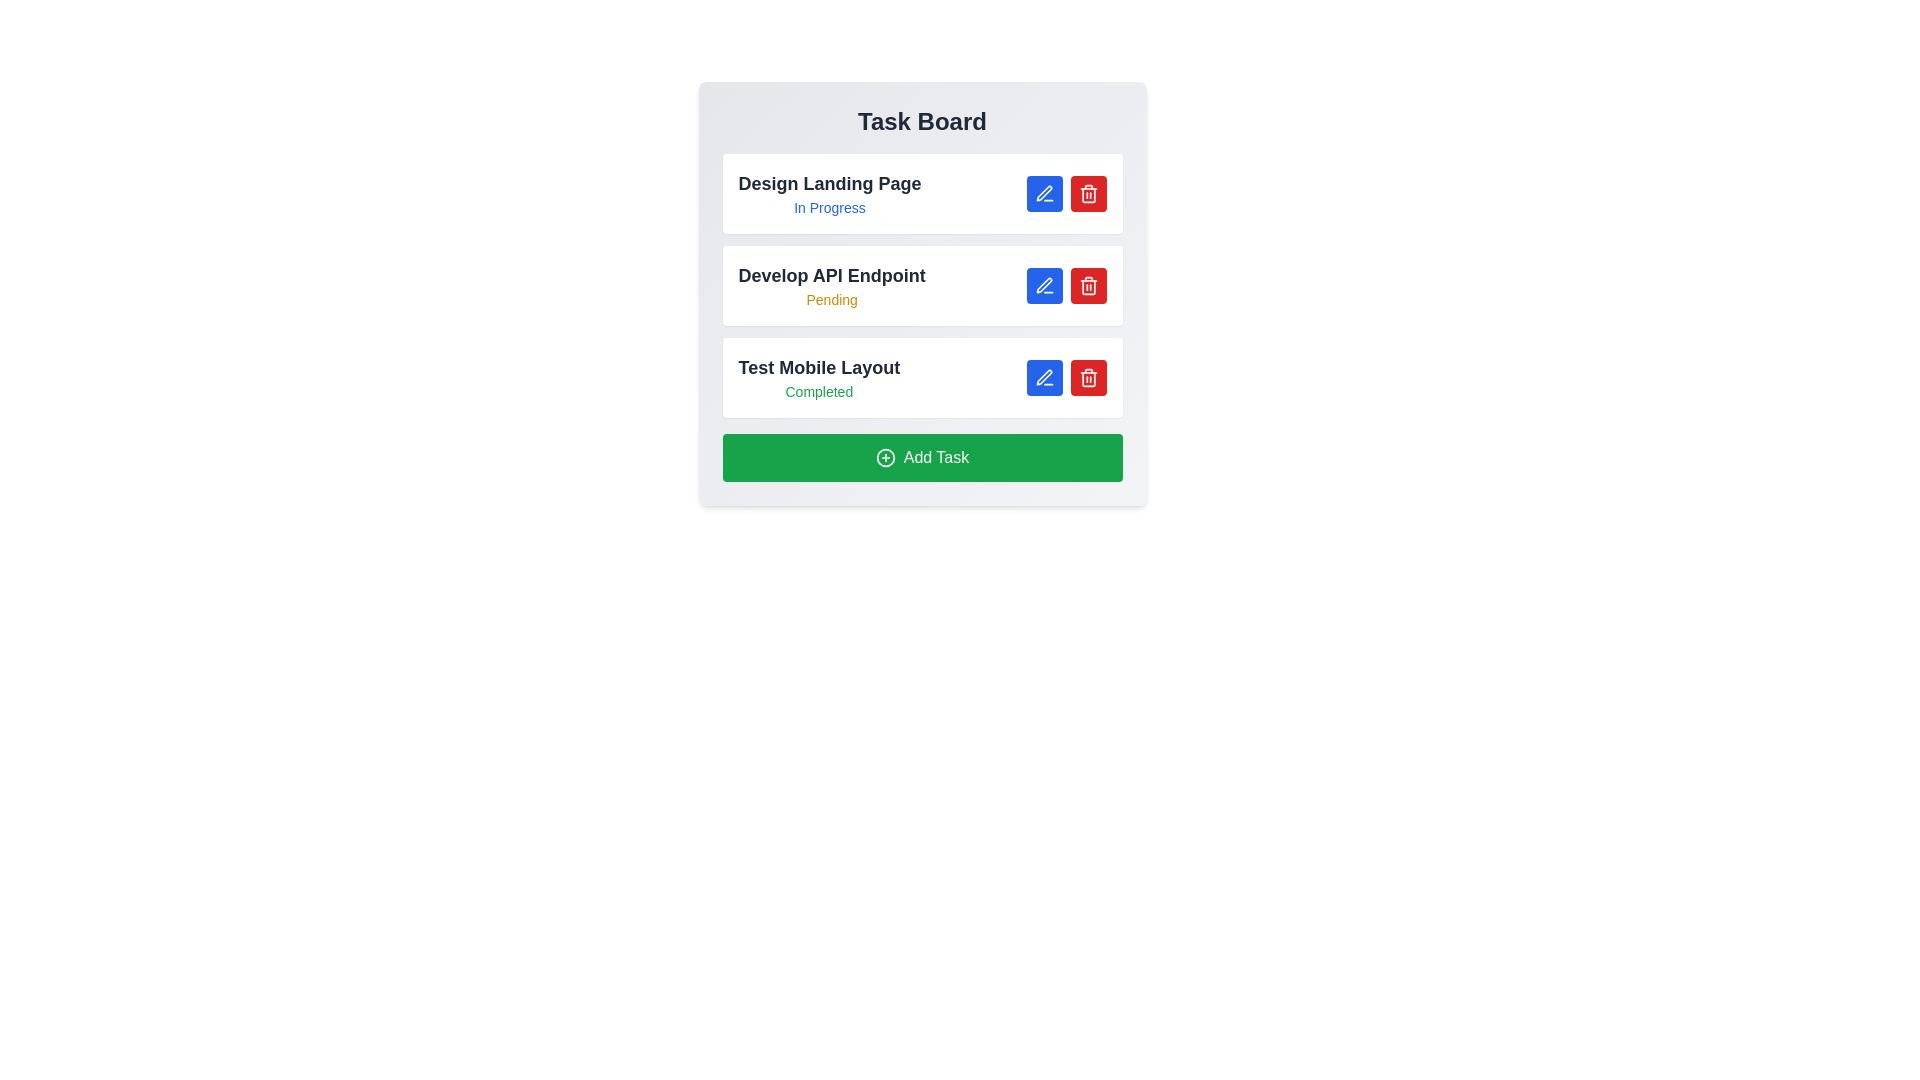 The height and width of the screenshot is (1080, 1920). I want to click on the task name to view its details, so click(830, 184).